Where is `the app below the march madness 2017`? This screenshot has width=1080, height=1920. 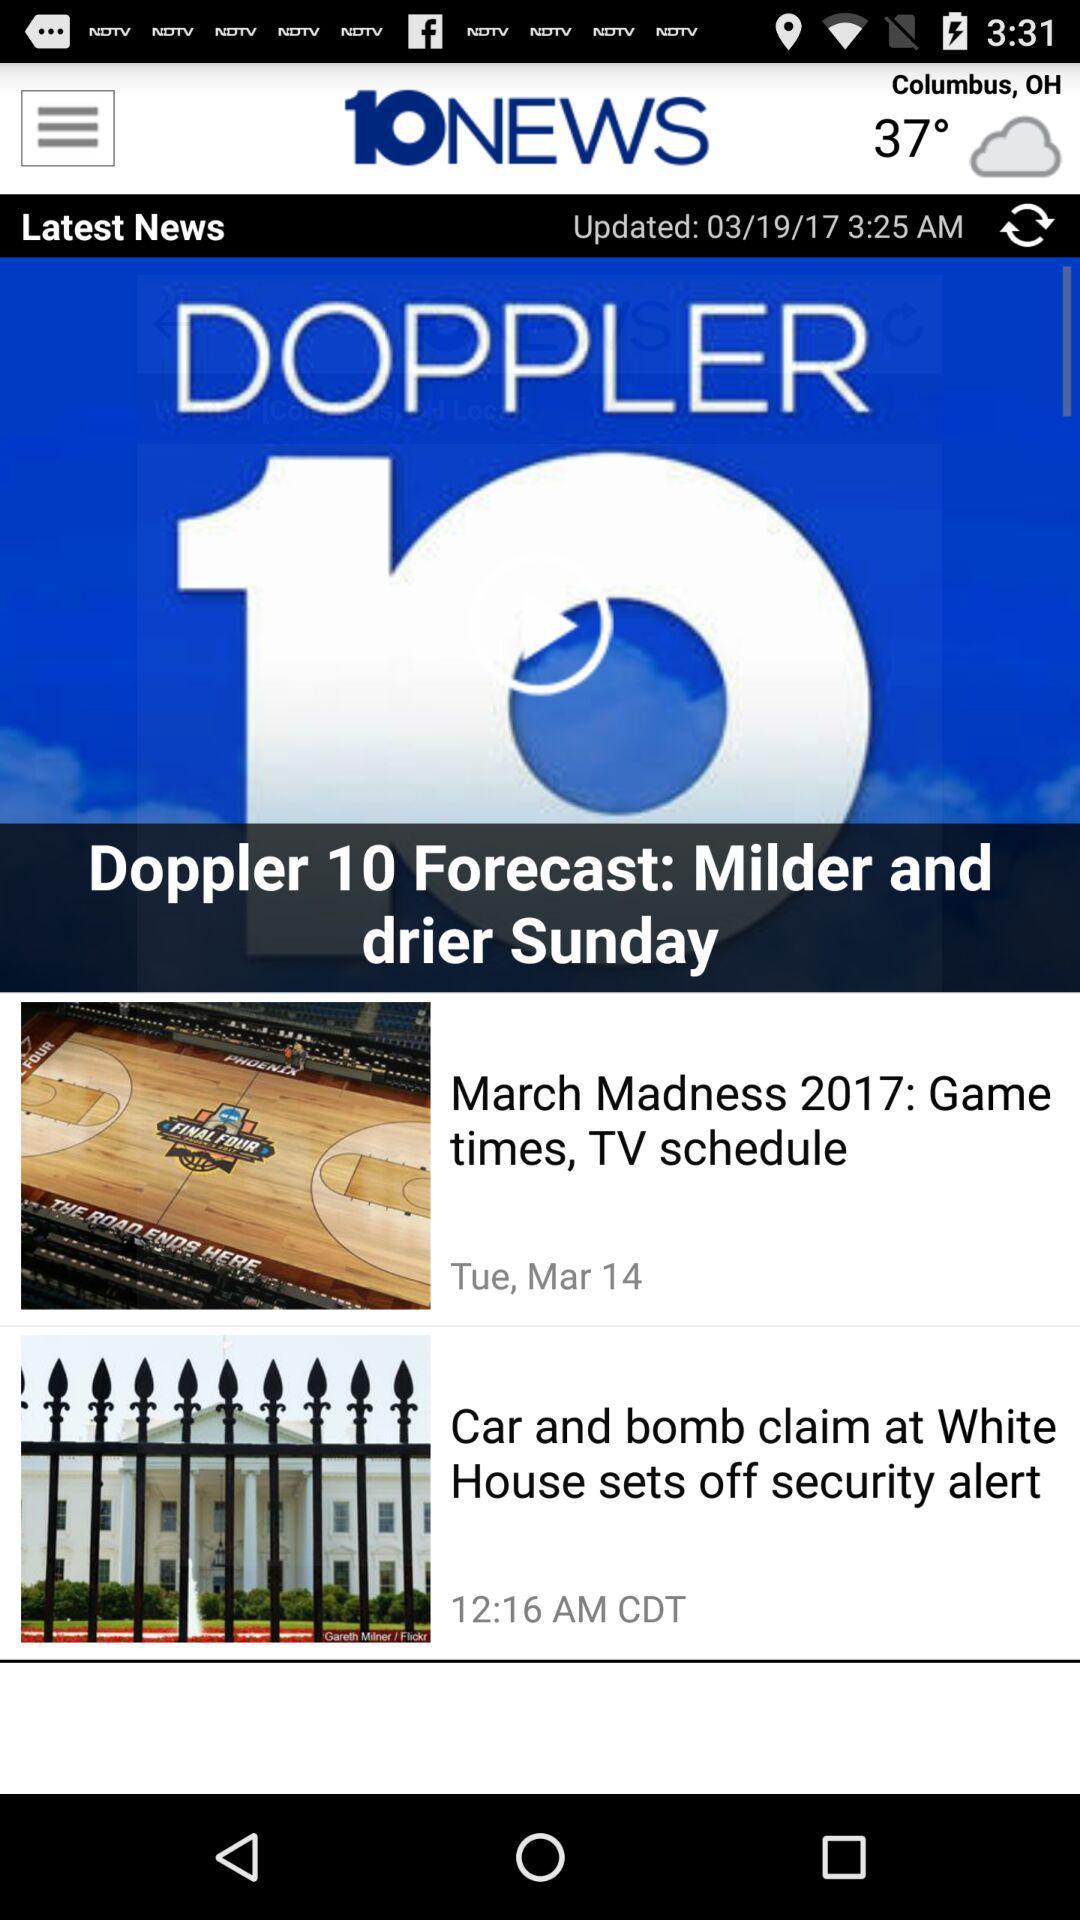 the app below the march madness 2017 is located at coordinates (754, 1274).